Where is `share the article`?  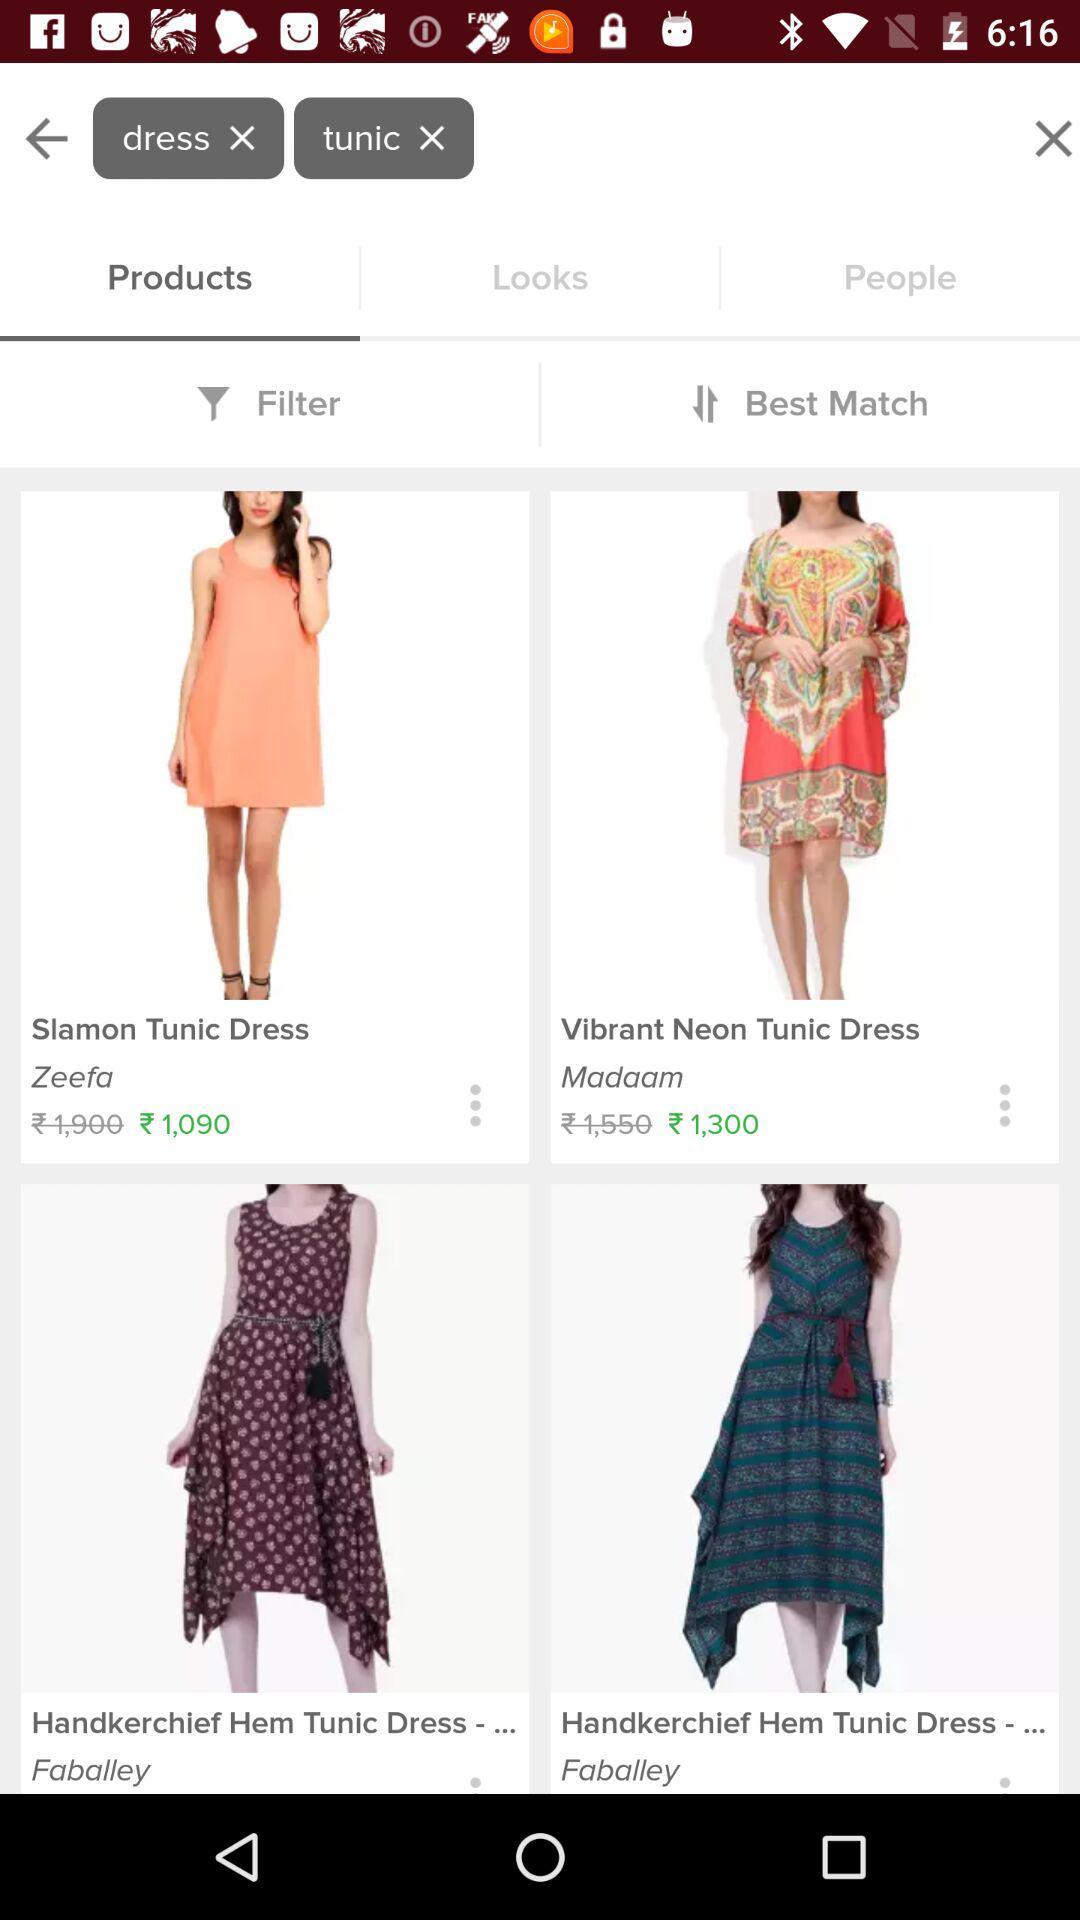 share the article is located at coordinates (475, 1104).